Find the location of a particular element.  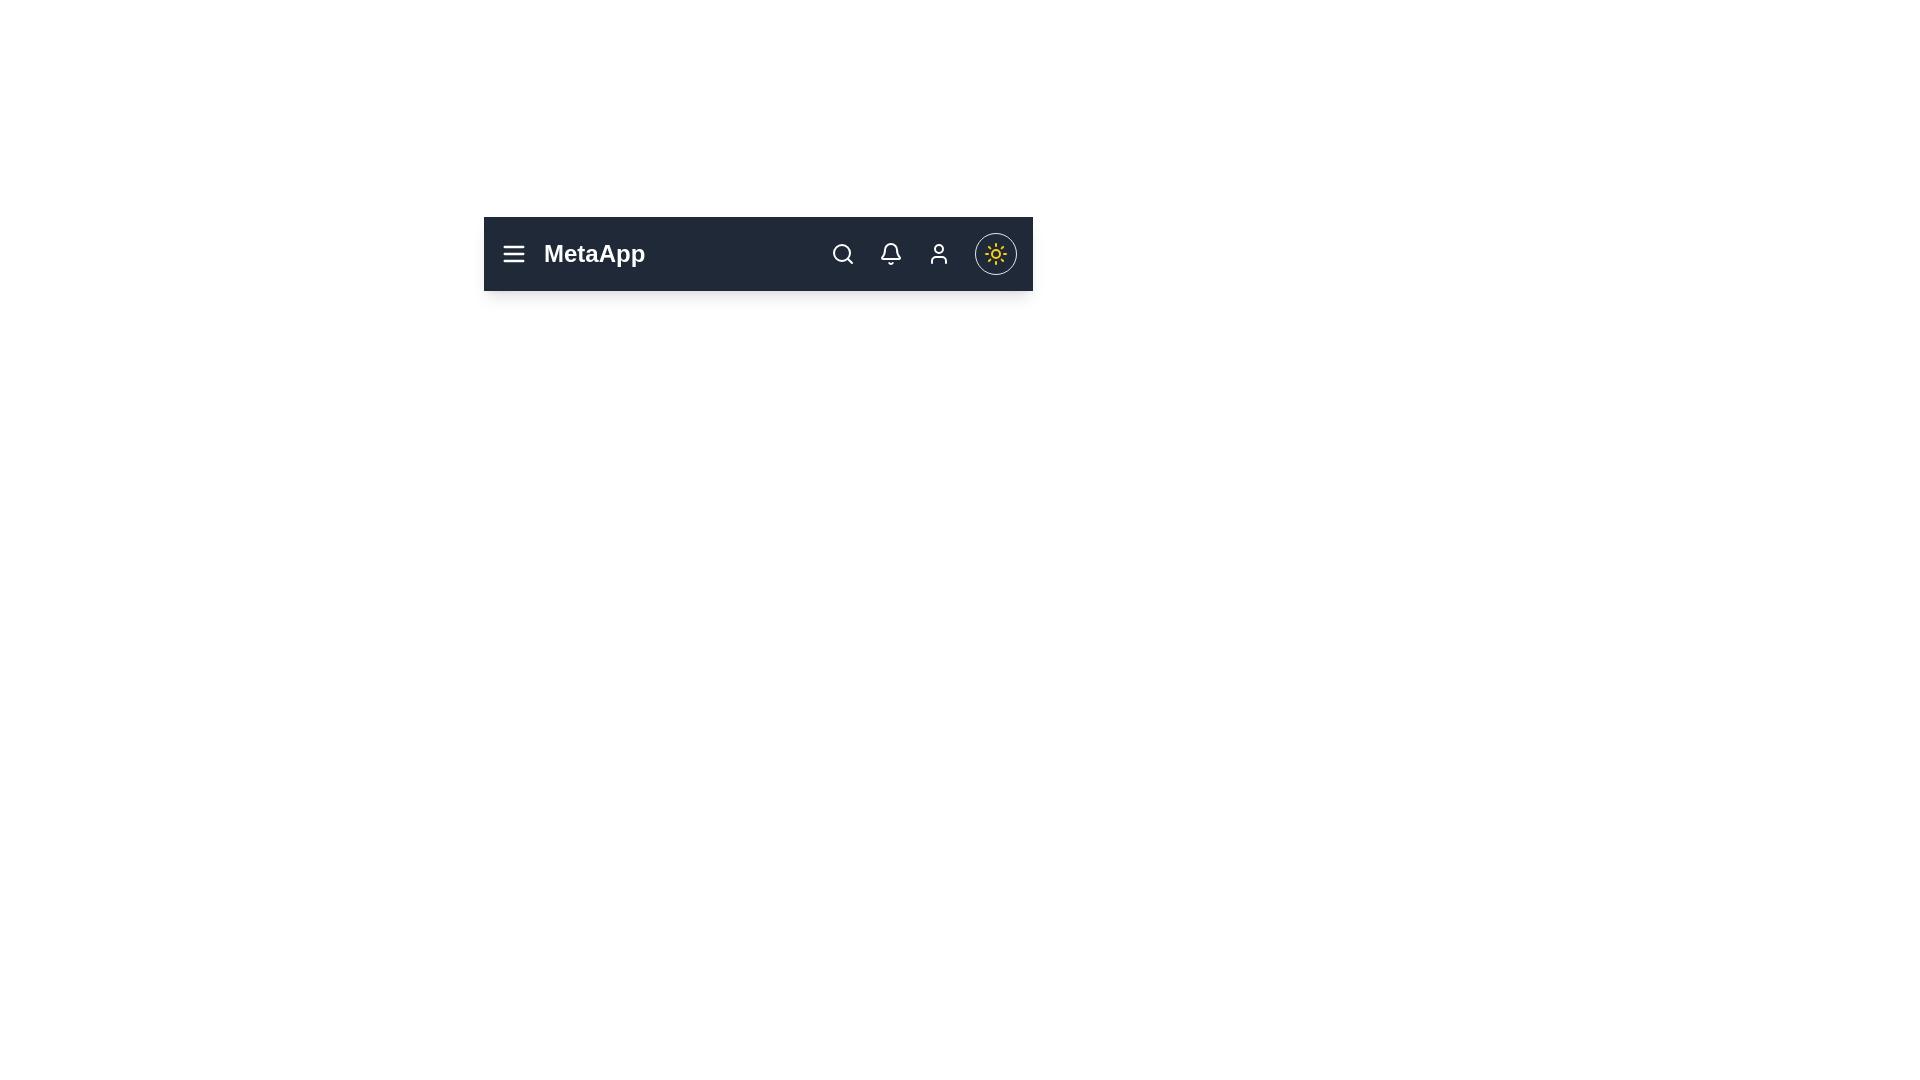

the theme toggle button to switch between dark mode and light mode is located at coordinates (996, 253).